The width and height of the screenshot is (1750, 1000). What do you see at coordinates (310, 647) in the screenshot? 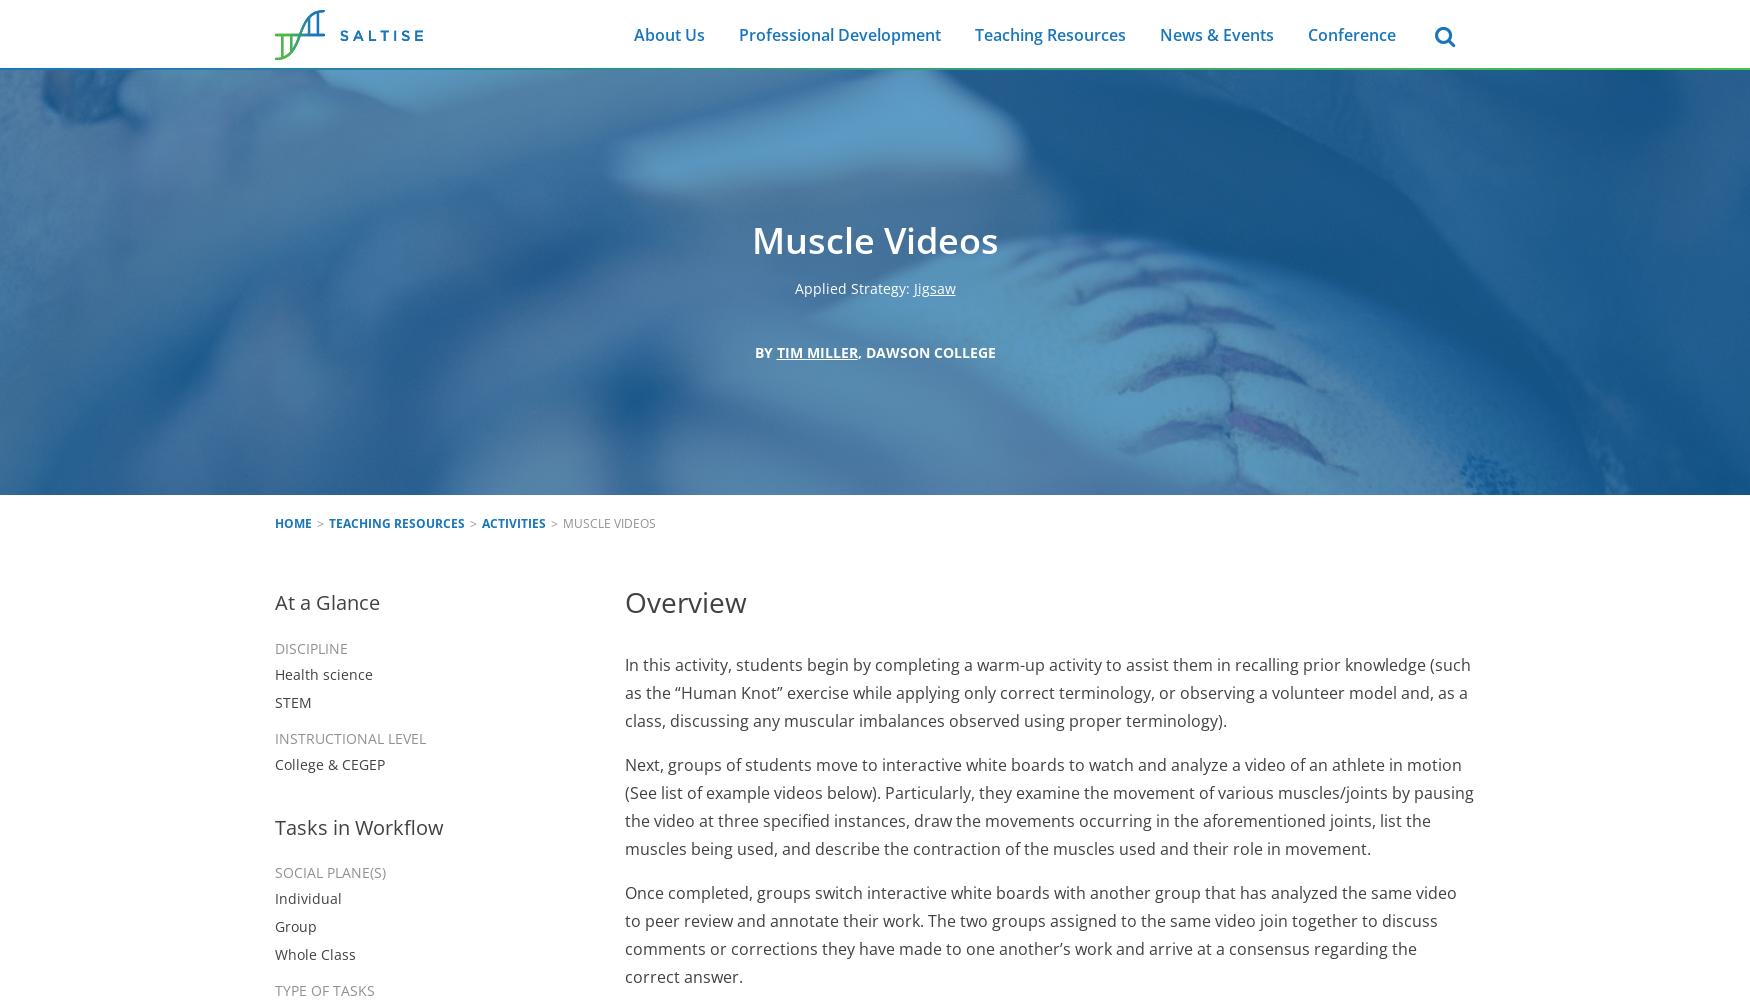
I see `'Discipline'` at bounding box center [310, 647].